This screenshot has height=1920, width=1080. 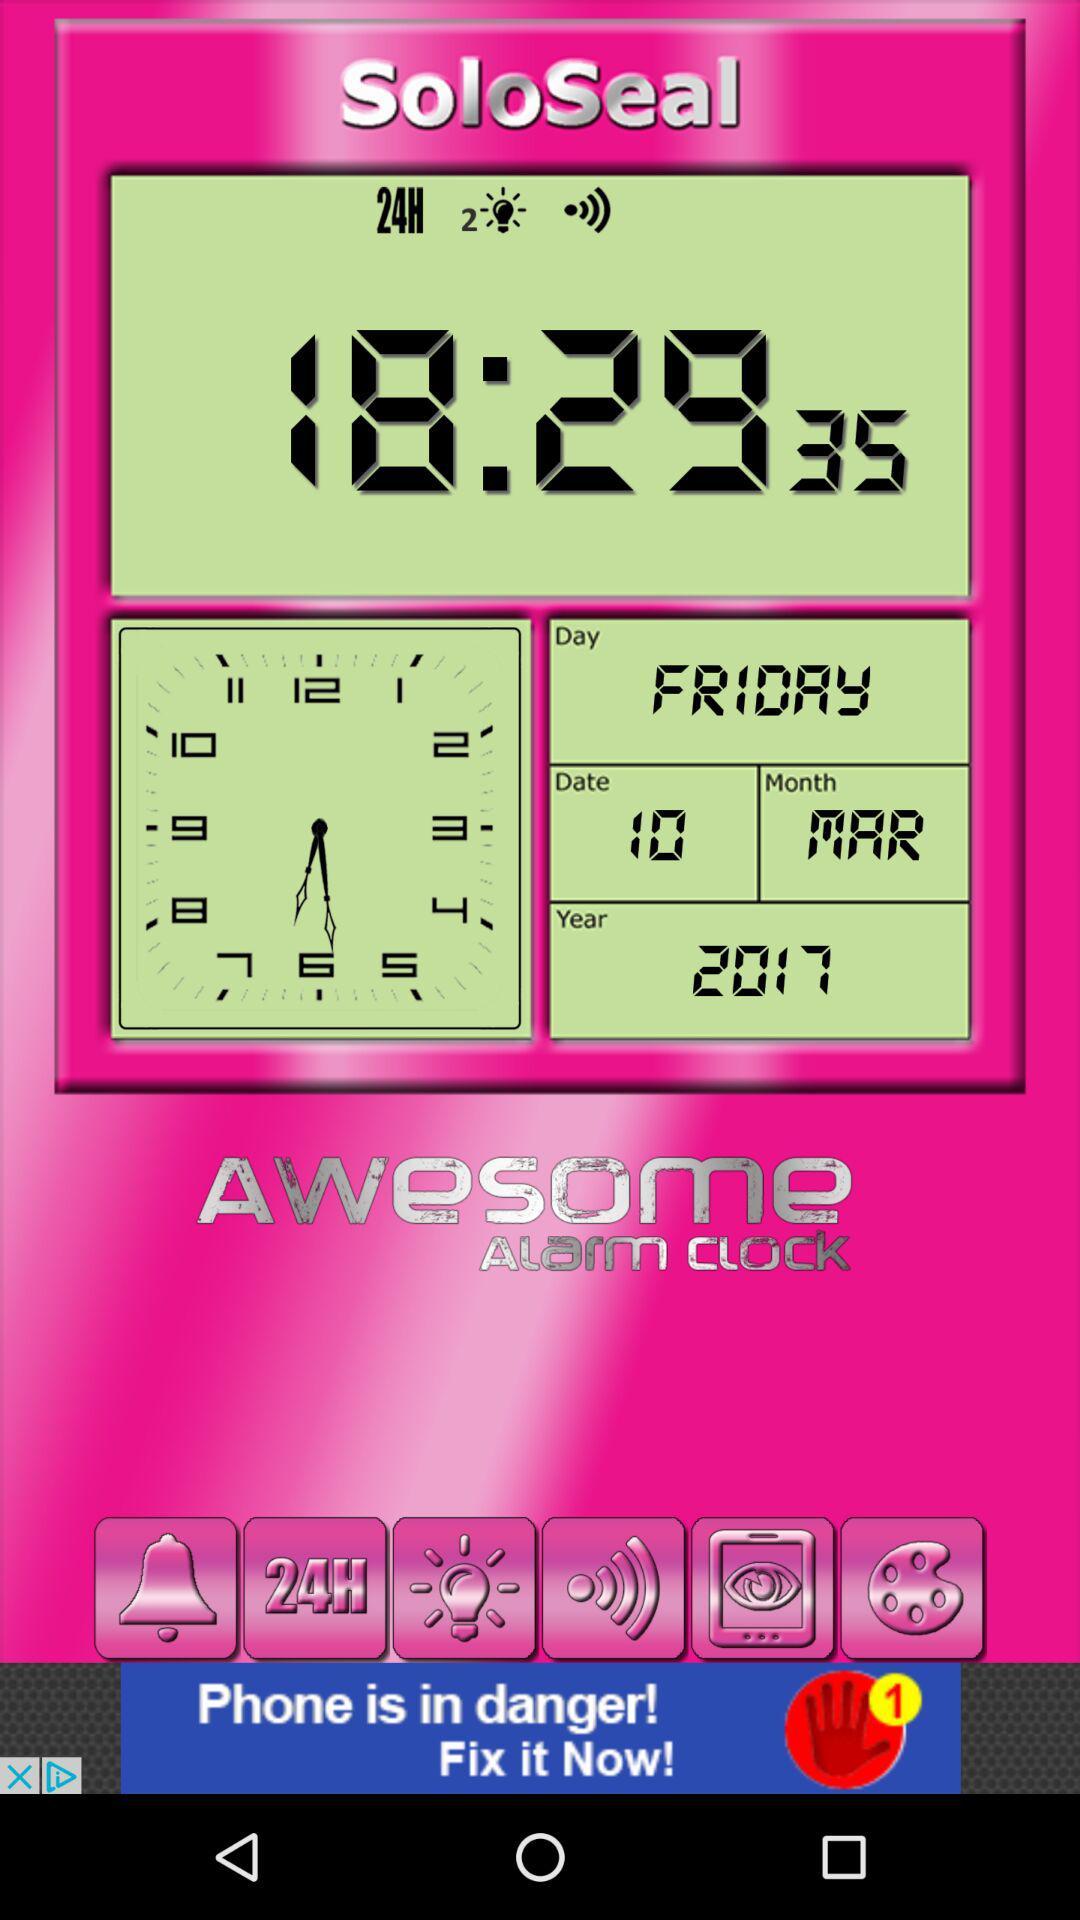 I want to click on sound increase, so click(x=612, y=1587).